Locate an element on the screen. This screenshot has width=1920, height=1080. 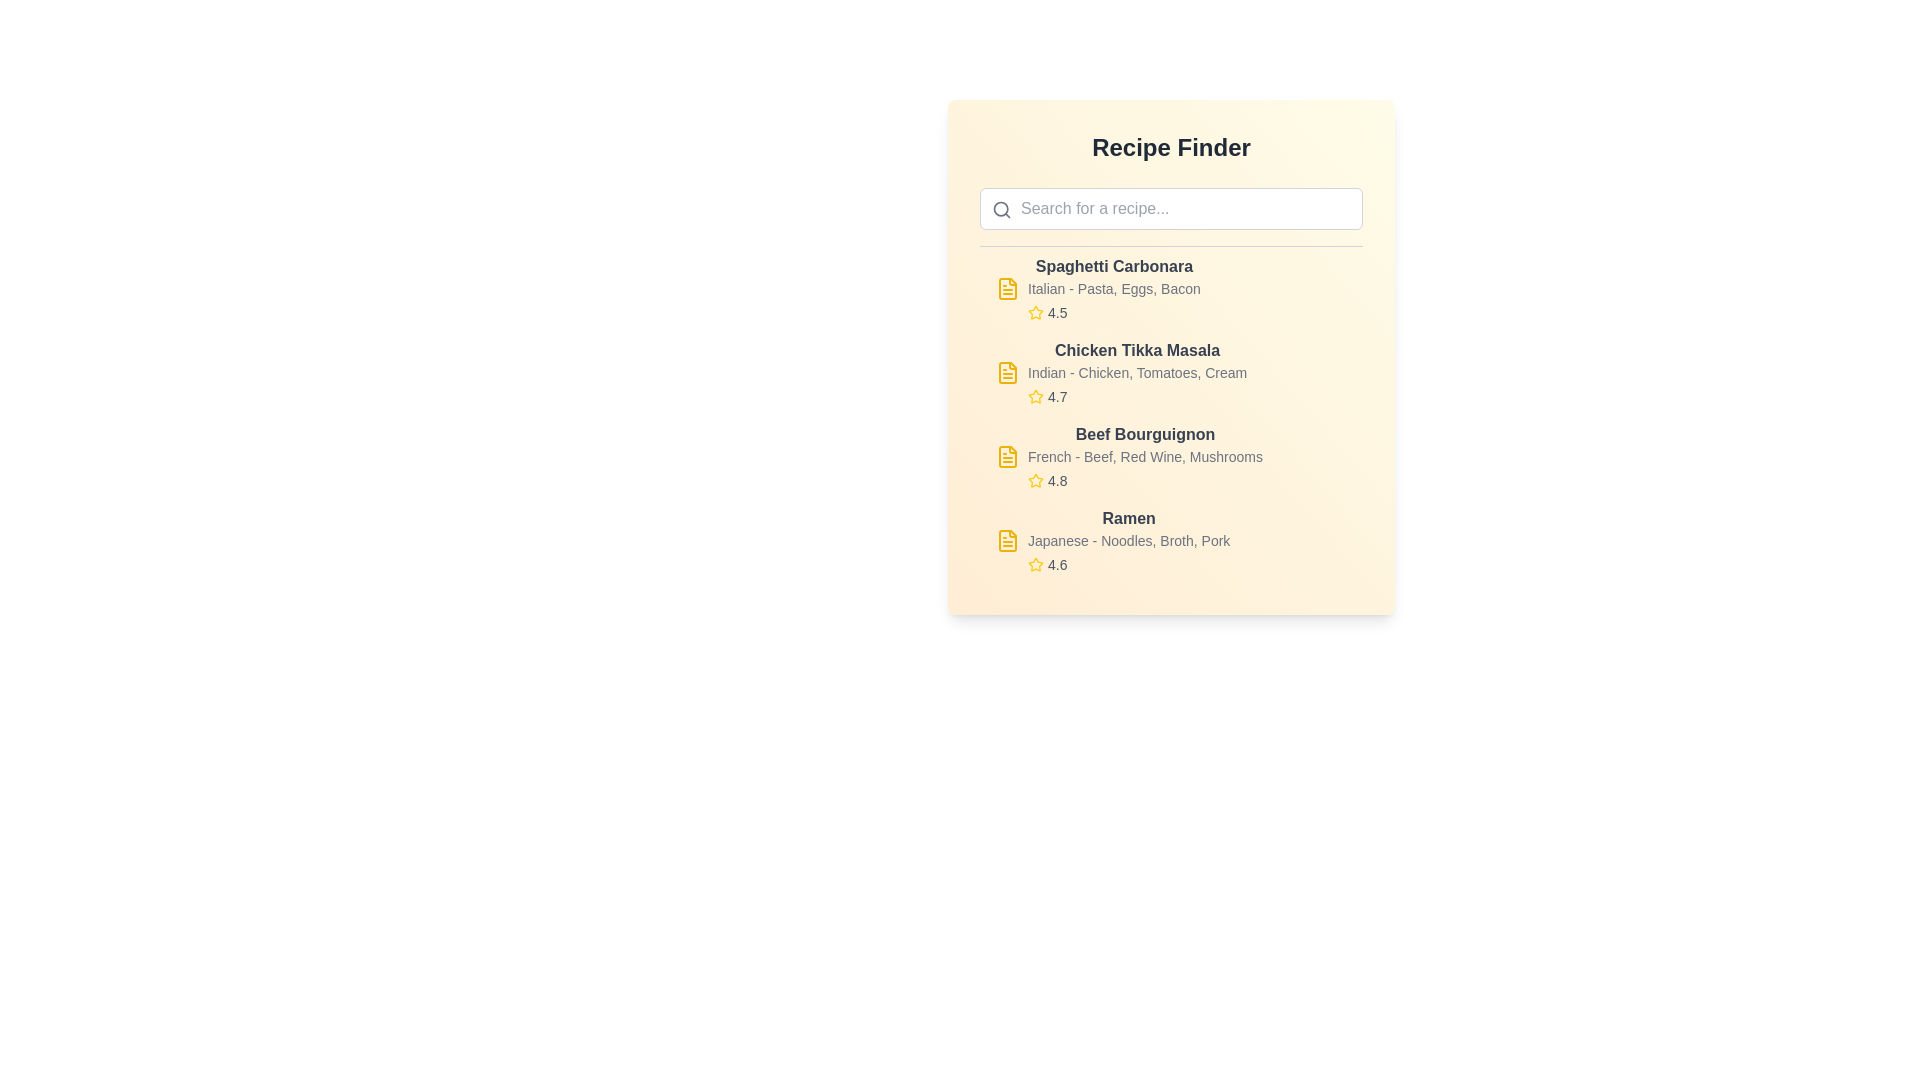
the document icon related to 'Beef Bourguignon' located at the start of its list item is located at coordinates (1008, 456).